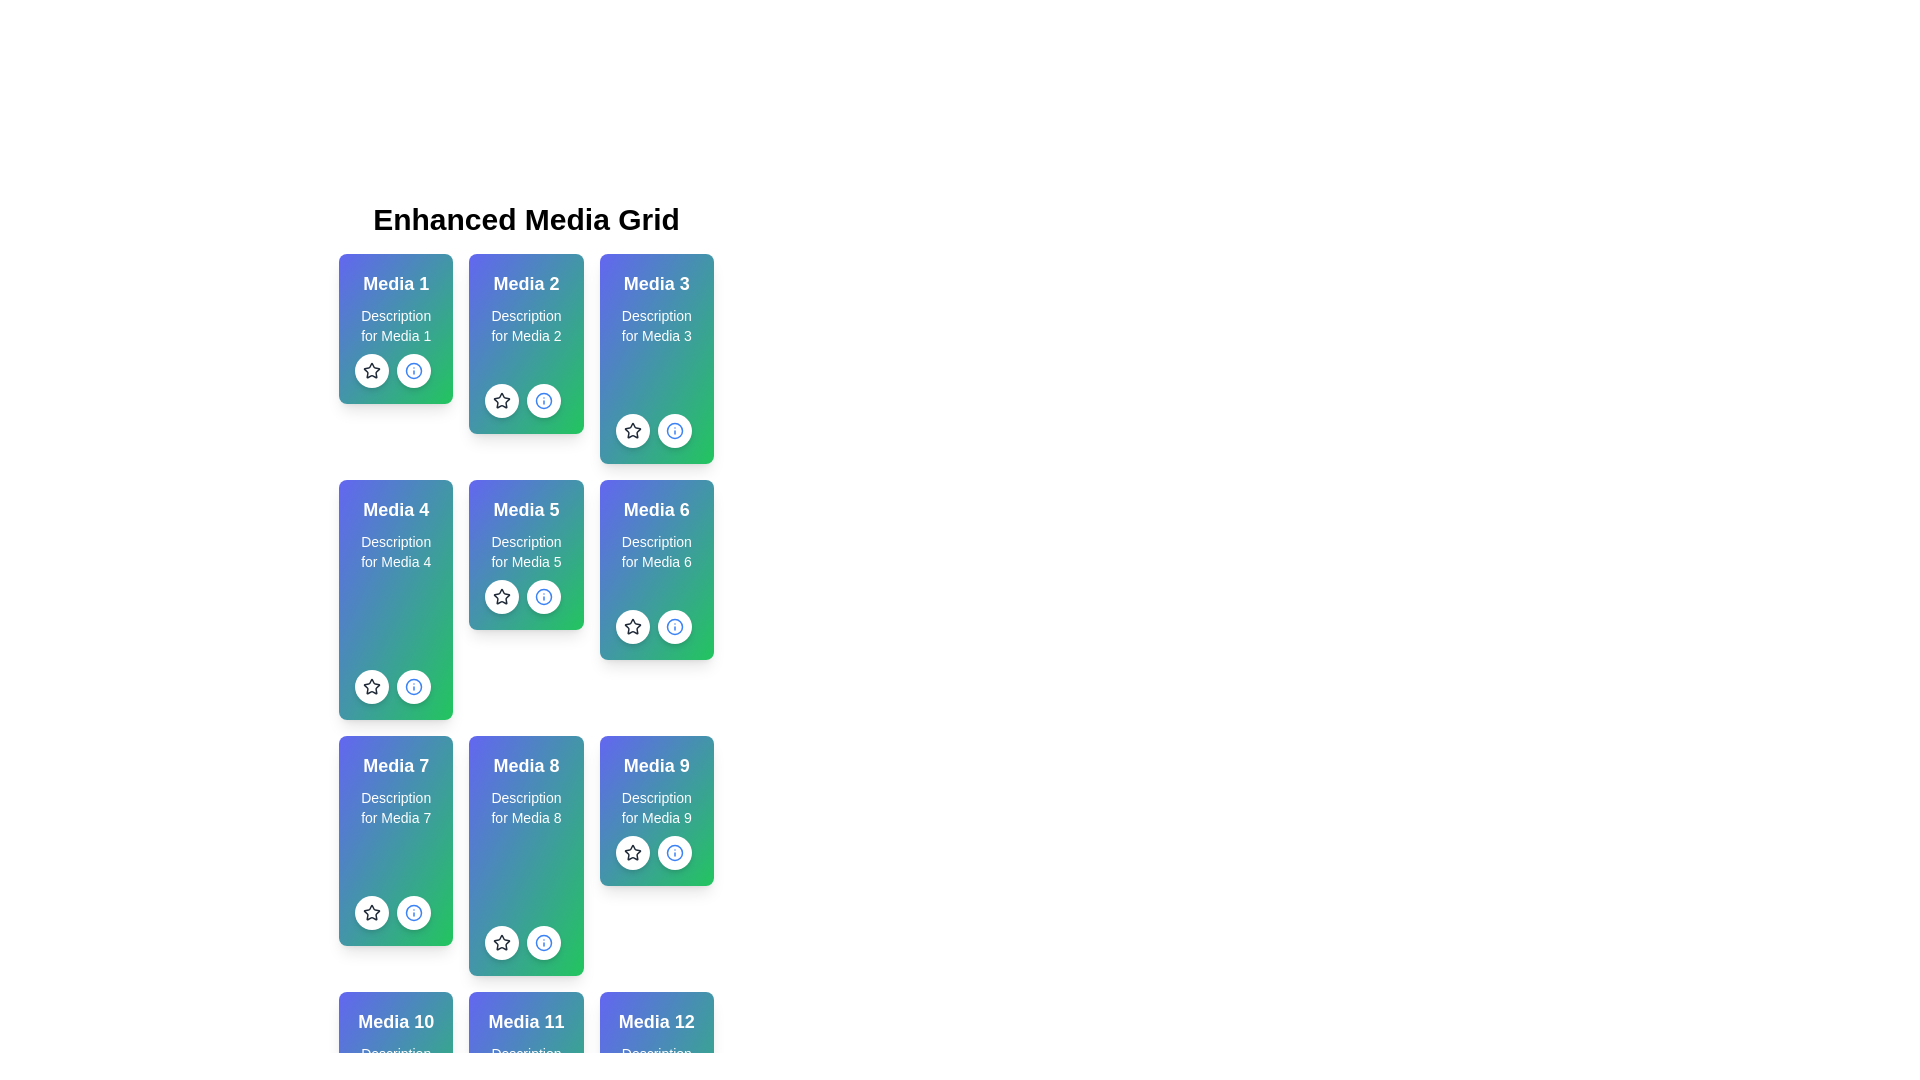  Describe the element at coordinates (372, 370) in the screenshot. I see `the favorite or bookmark button located at the bottom-left corner inside the card labeled 'Media 1'` at that location.